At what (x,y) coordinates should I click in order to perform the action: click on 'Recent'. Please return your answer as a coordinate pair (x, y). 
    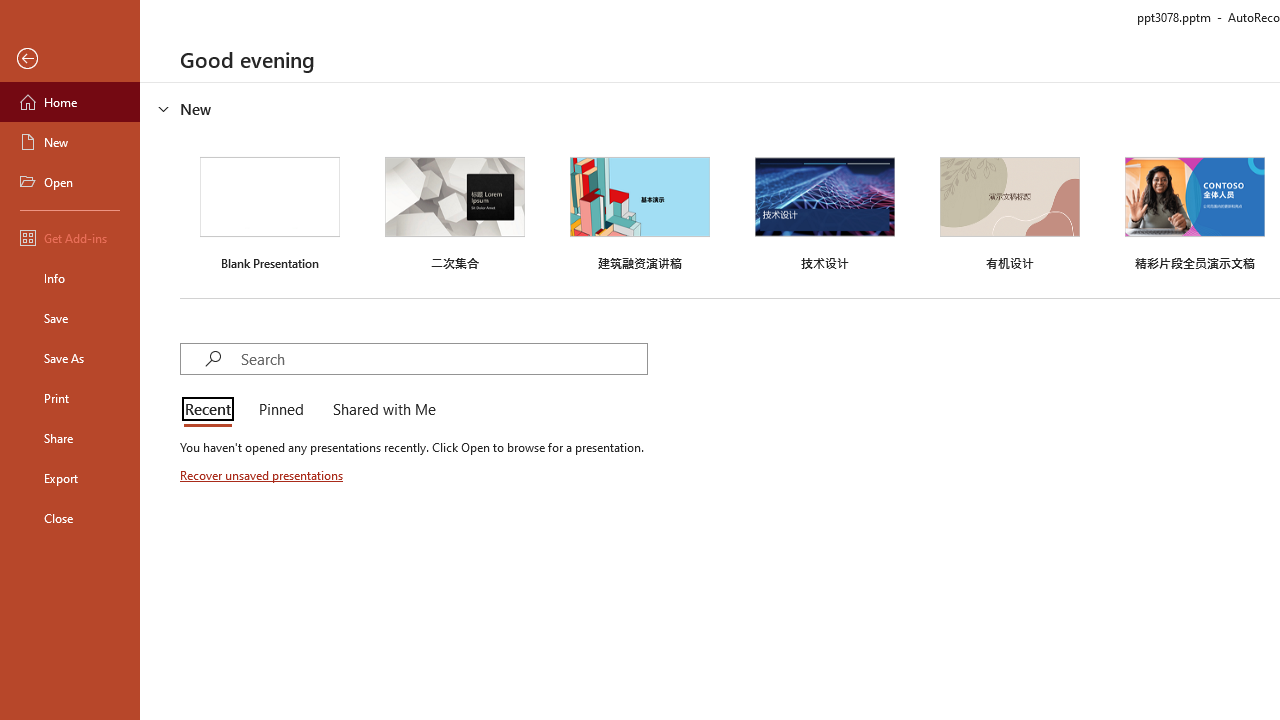
    Looking at the image, I should click on (212, 410).